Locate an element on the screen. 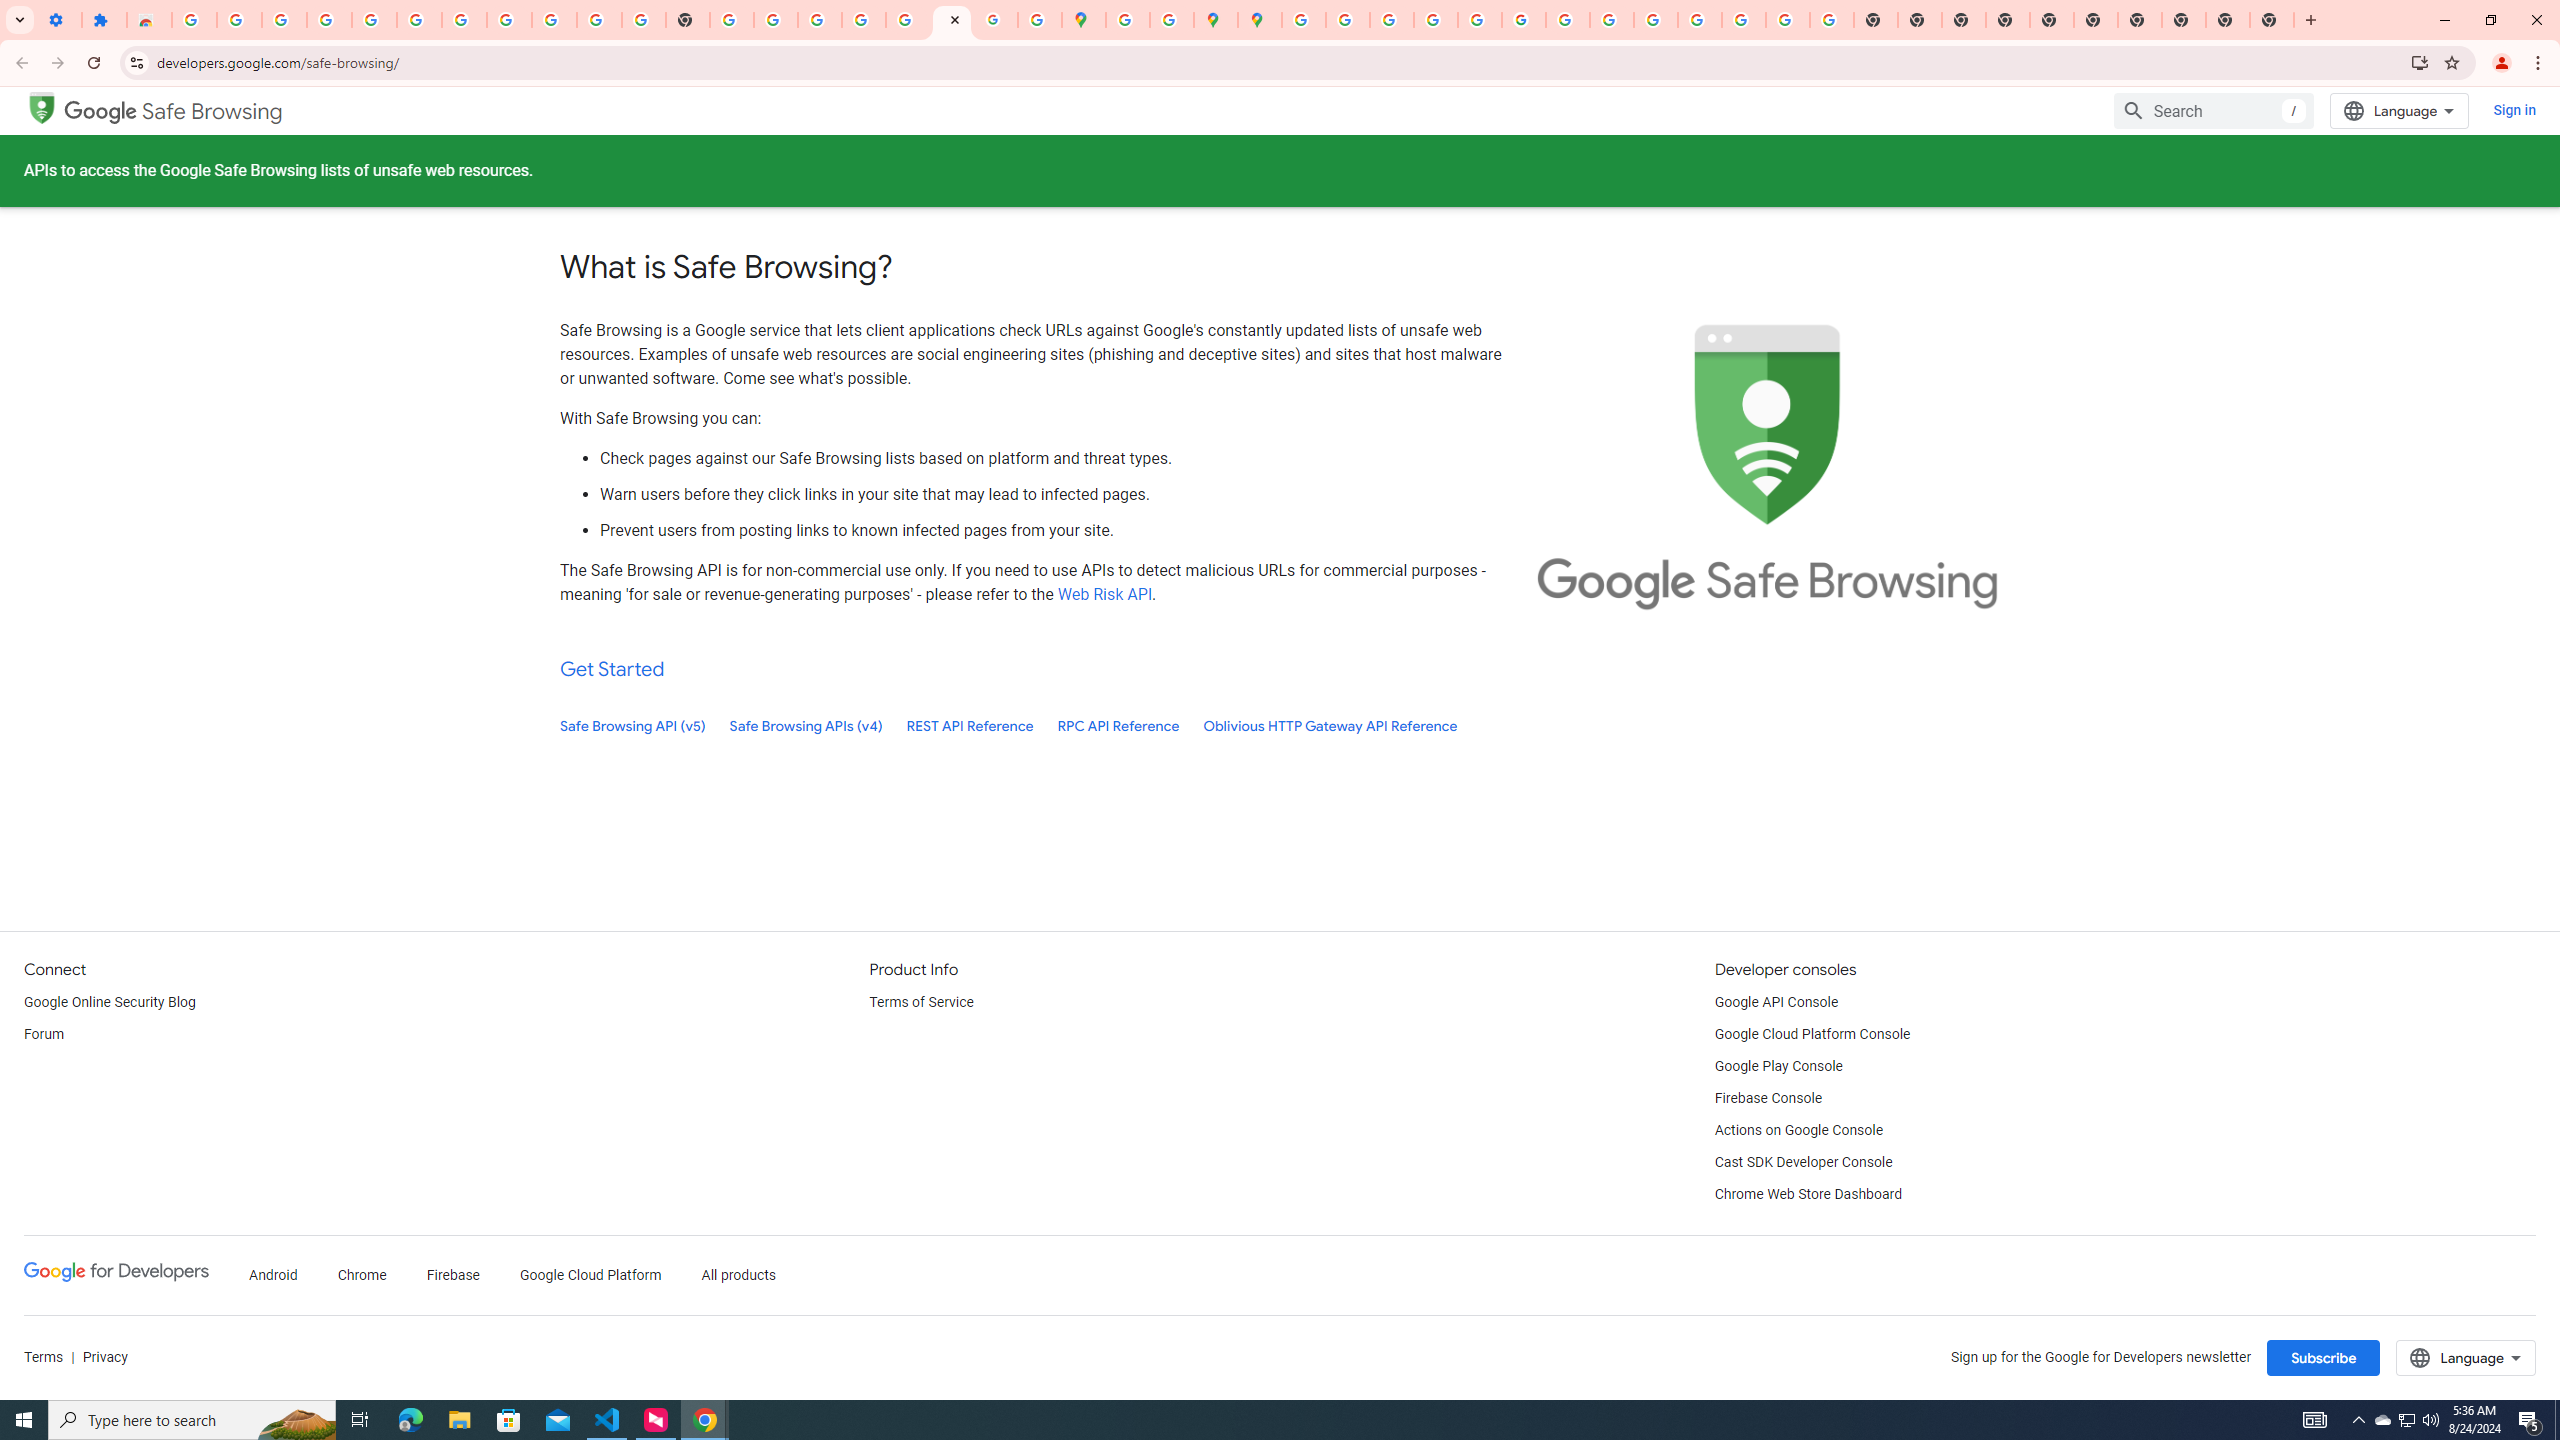  'Google Safe Browsing' is located at coordinates (174, 111).